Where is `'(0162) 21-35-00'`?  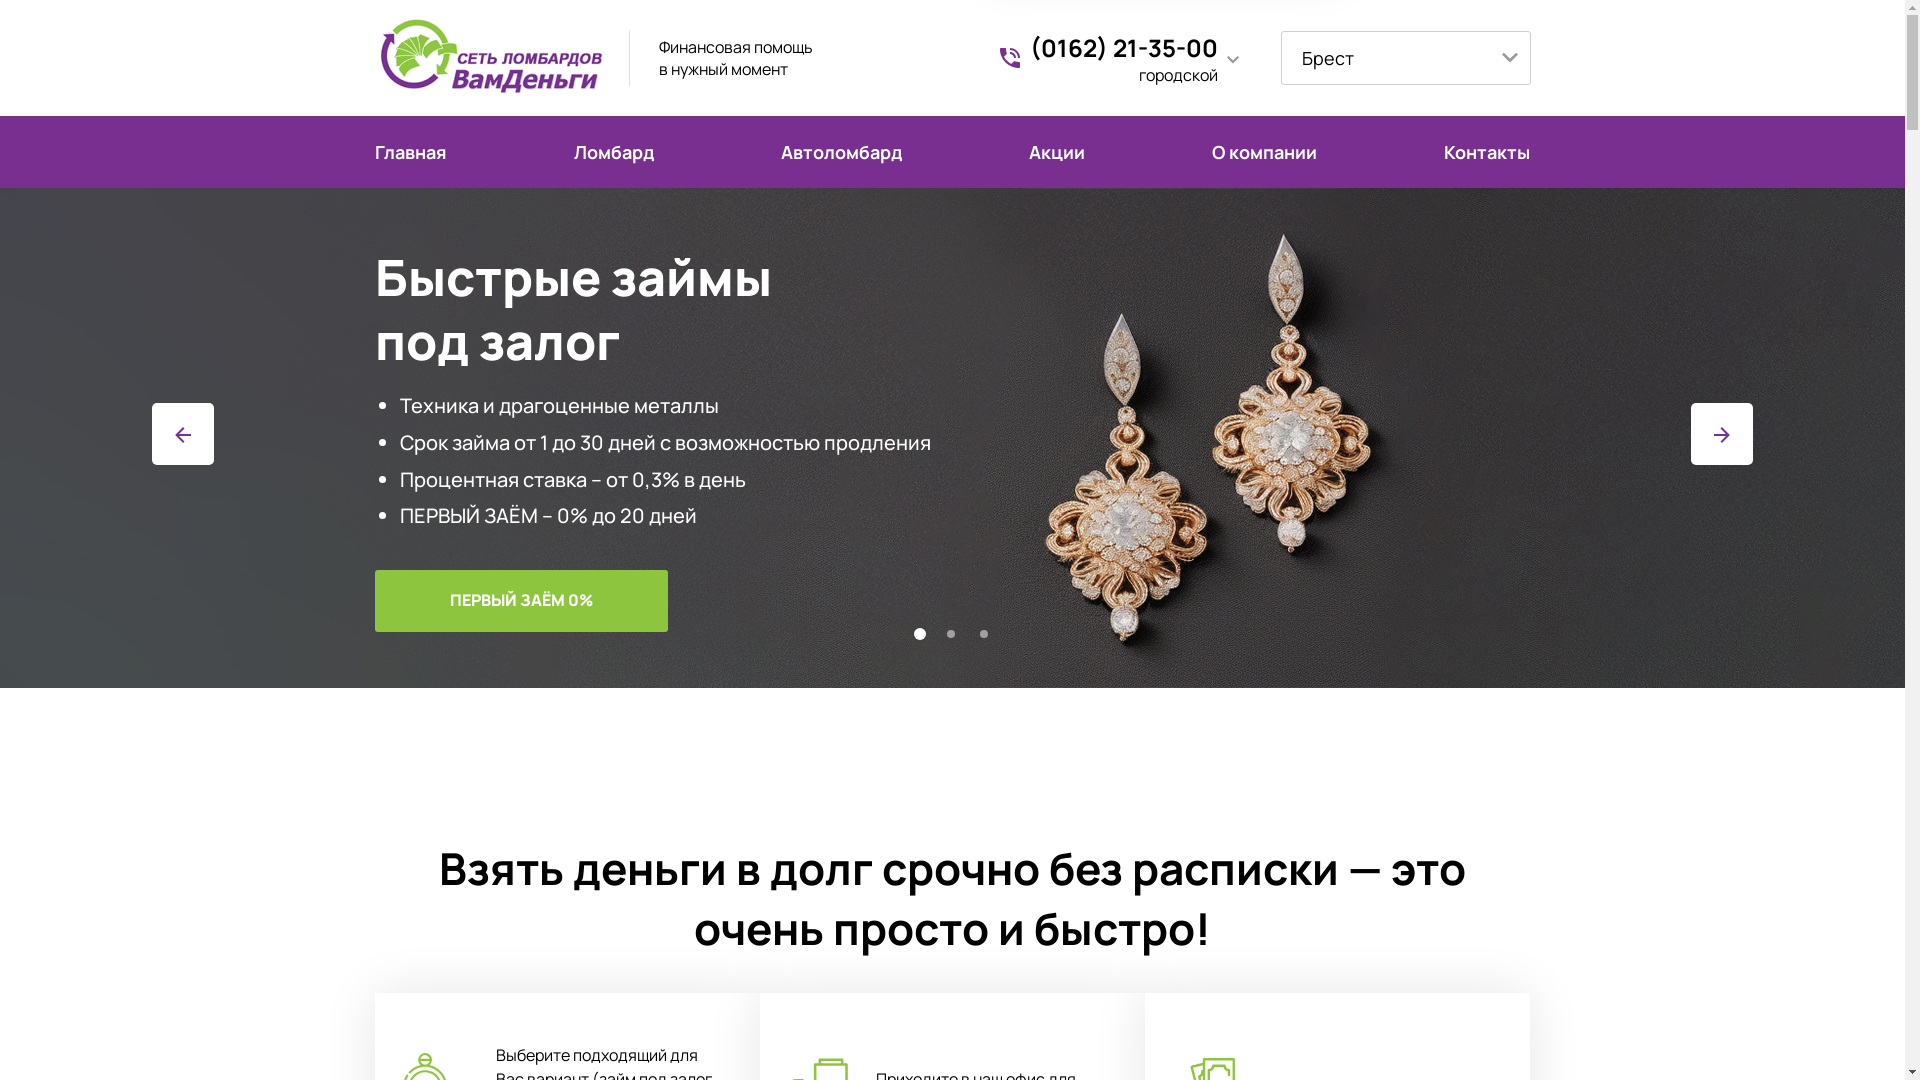 '(0162) 21-35-00' is located at coordinates (1123, 45).